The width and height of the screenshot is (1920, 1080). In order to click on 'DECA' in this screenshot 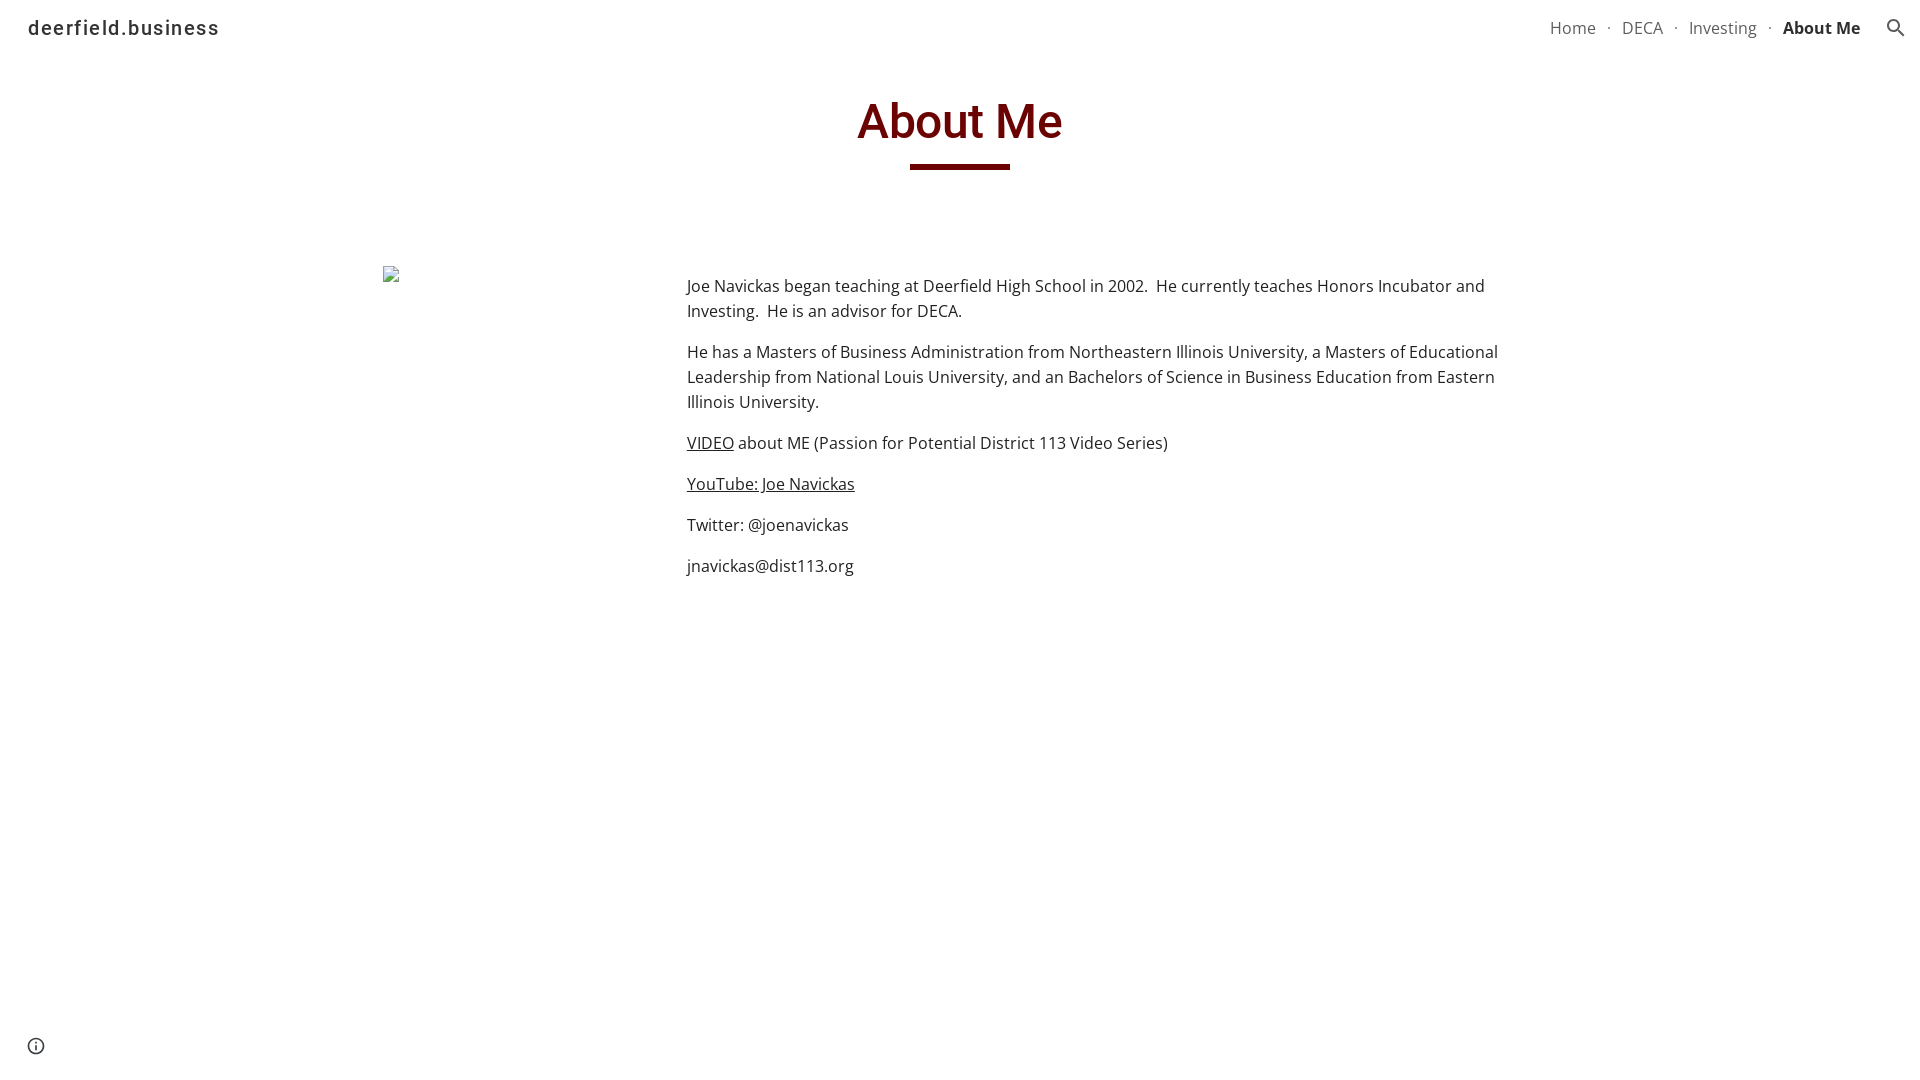, I will do `click(1642, 27)`.